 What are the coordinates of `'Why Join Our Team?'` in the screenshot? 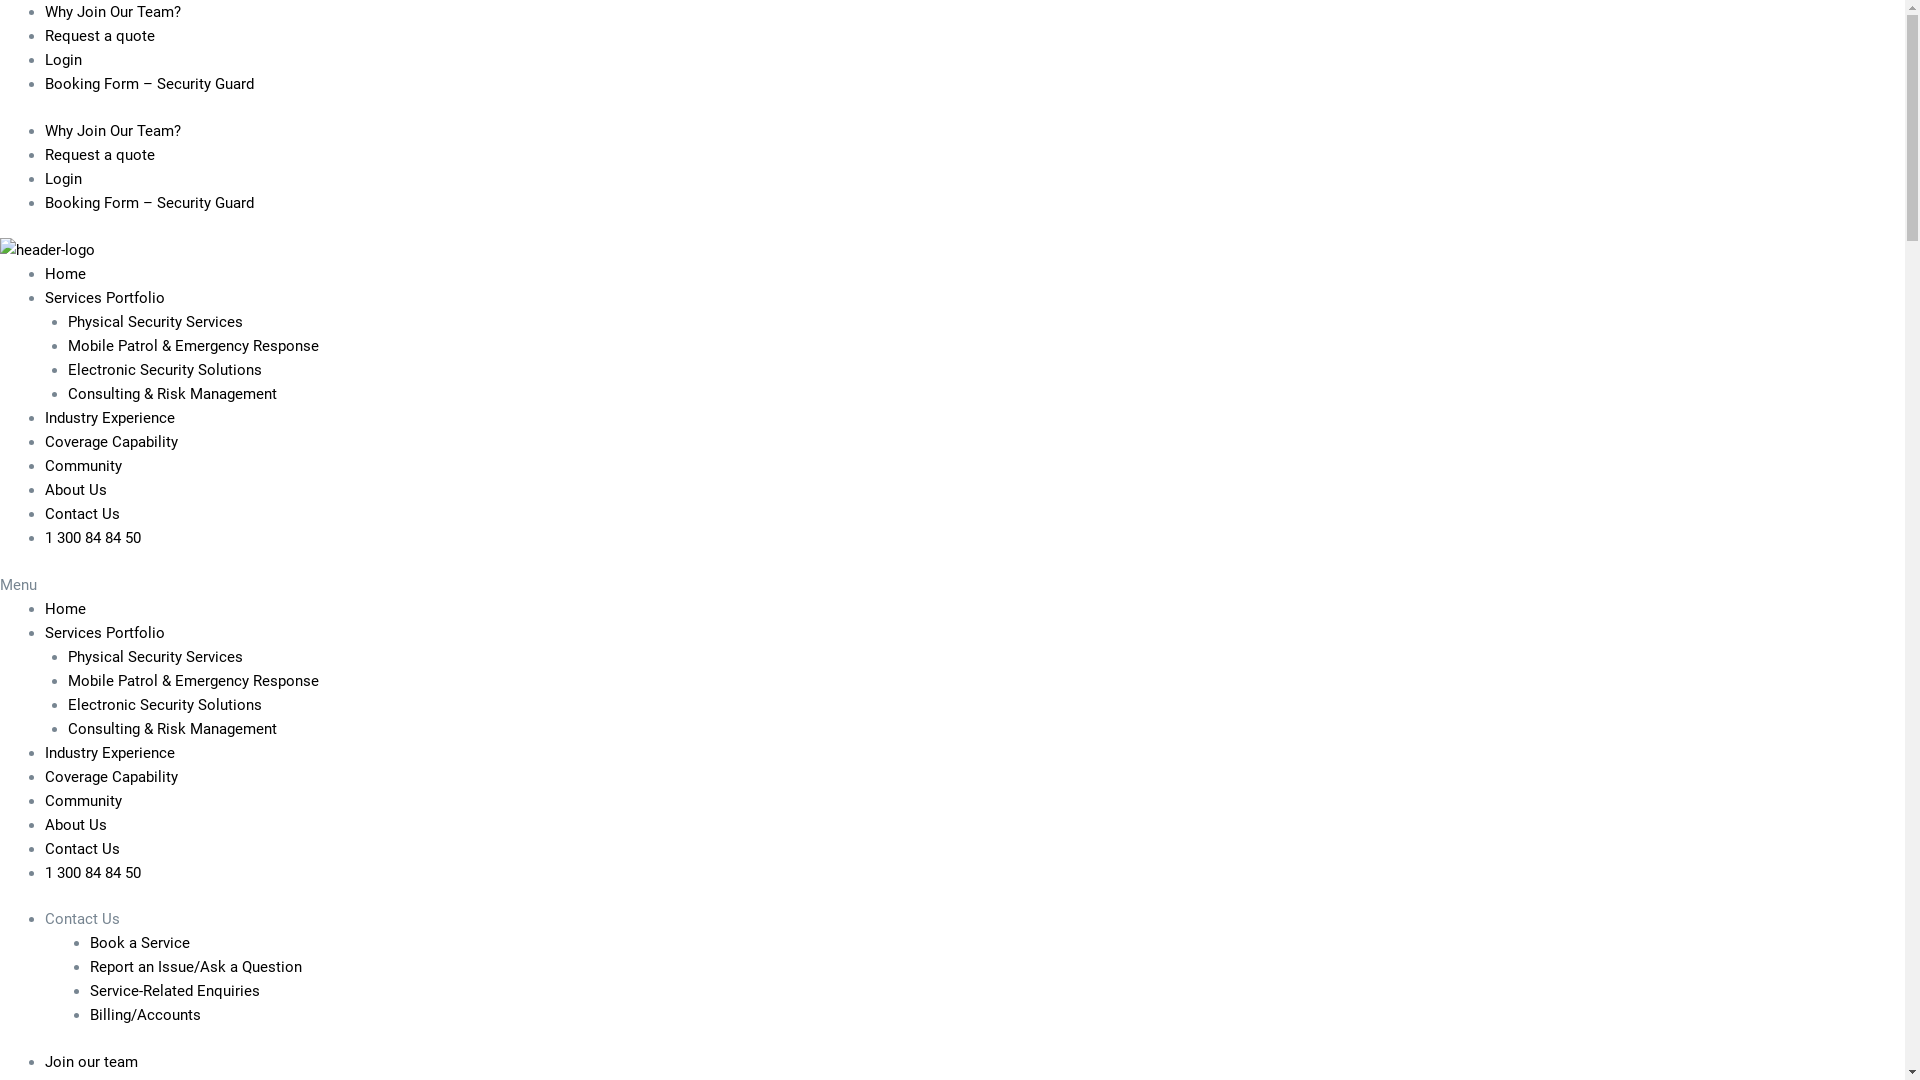 It's located at (112, 131).